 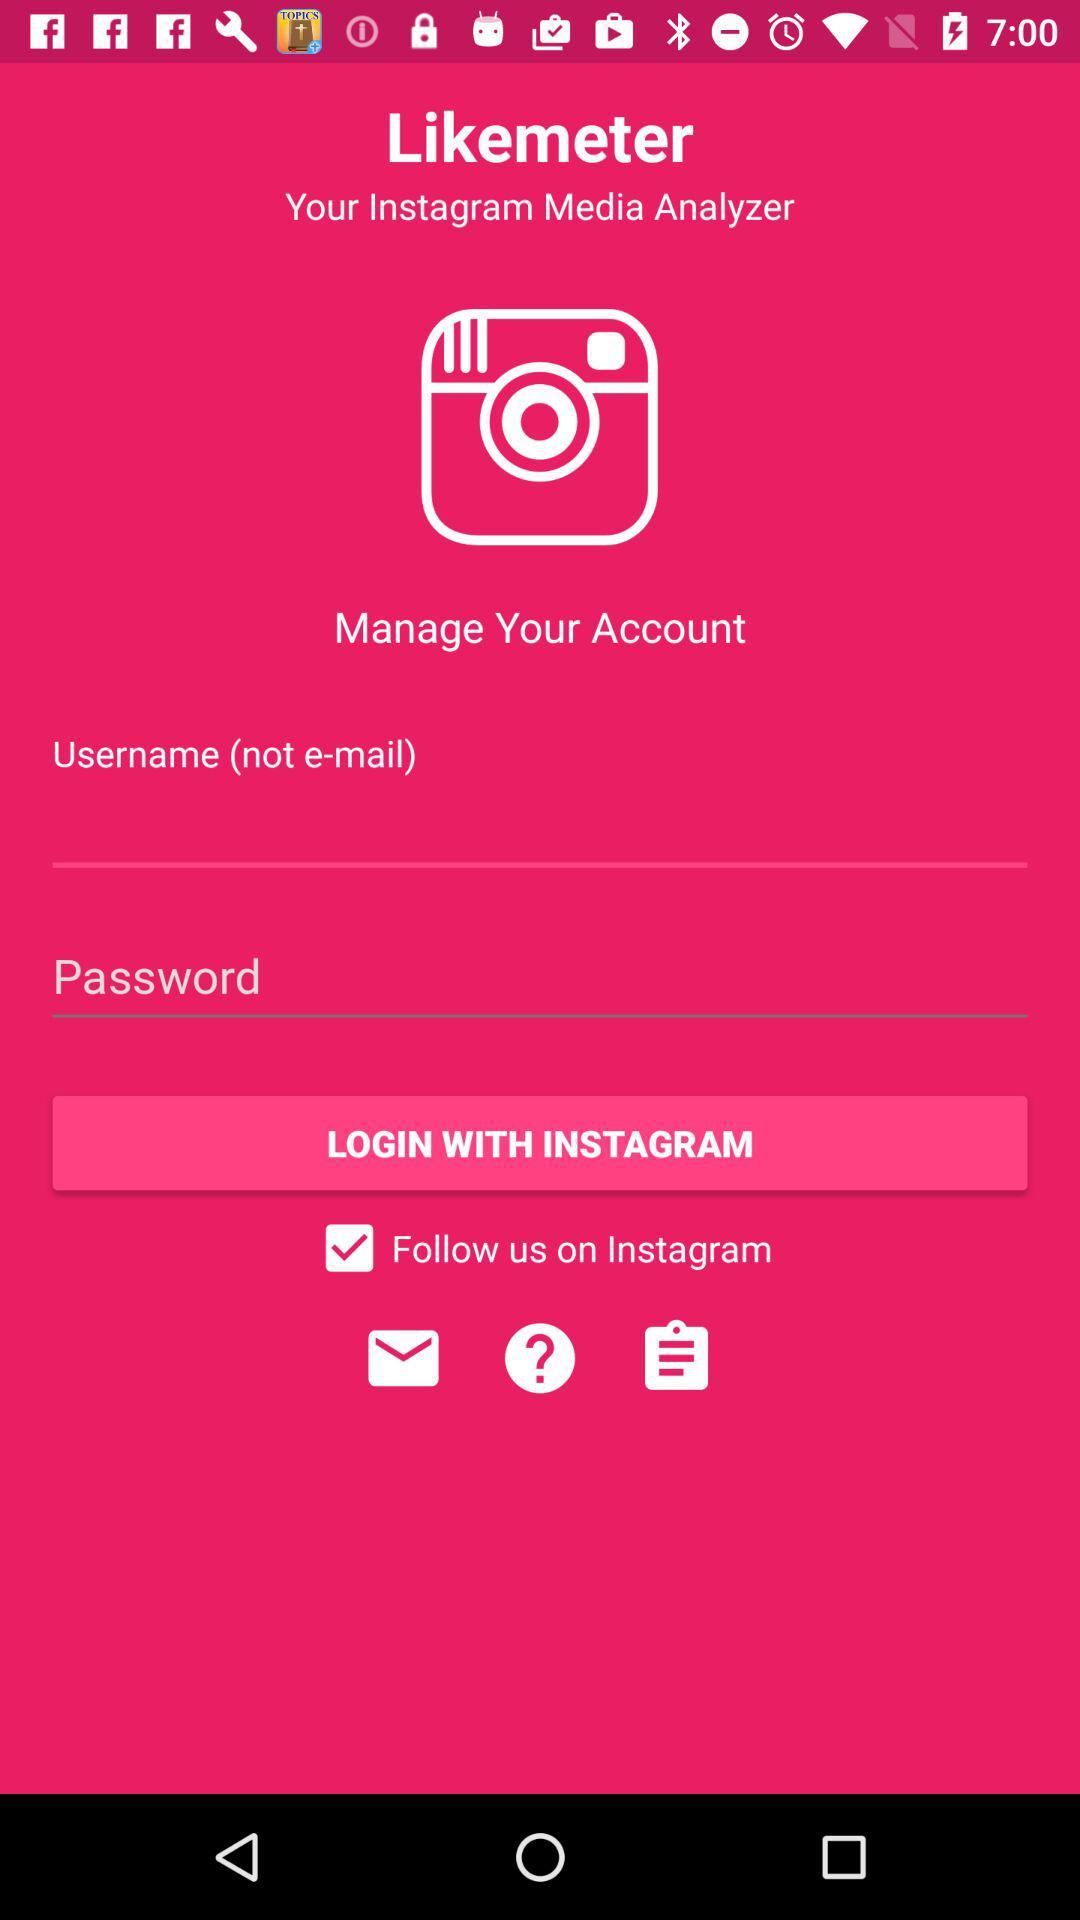 I want to click on the login with instagram icon, so click(x=540, y=1142).